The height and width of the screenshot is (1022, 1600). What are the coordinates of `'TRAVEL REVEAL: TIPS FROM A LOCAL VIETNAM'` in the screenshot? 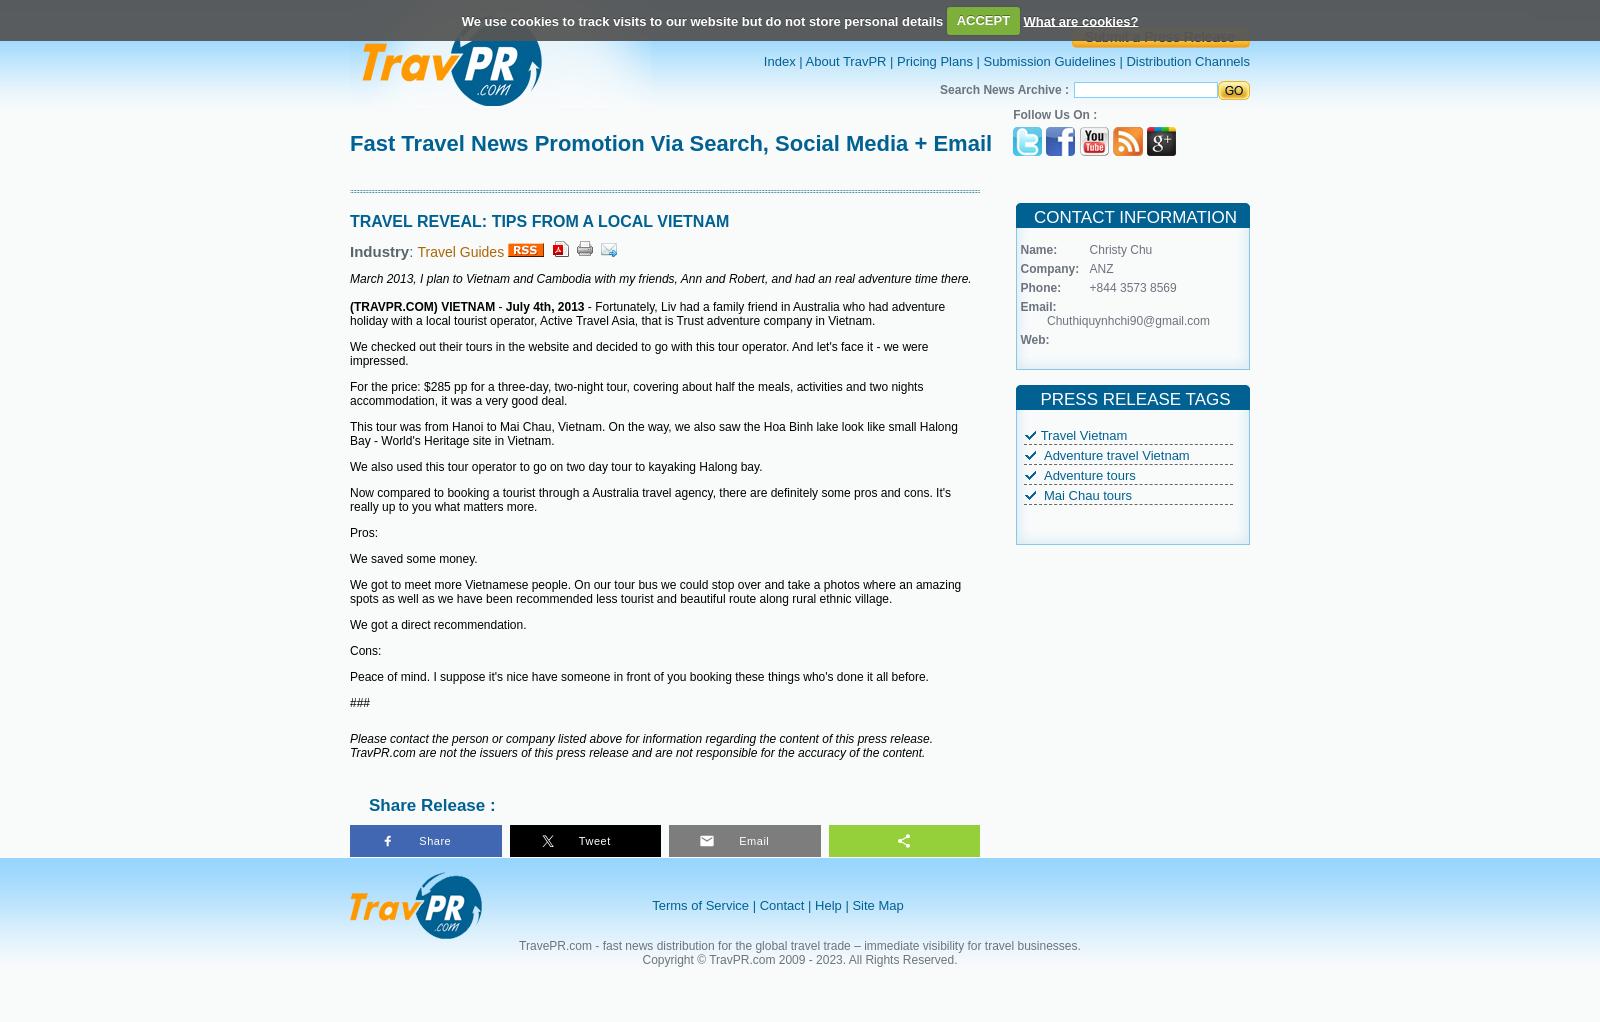 It's located at (538, 220).